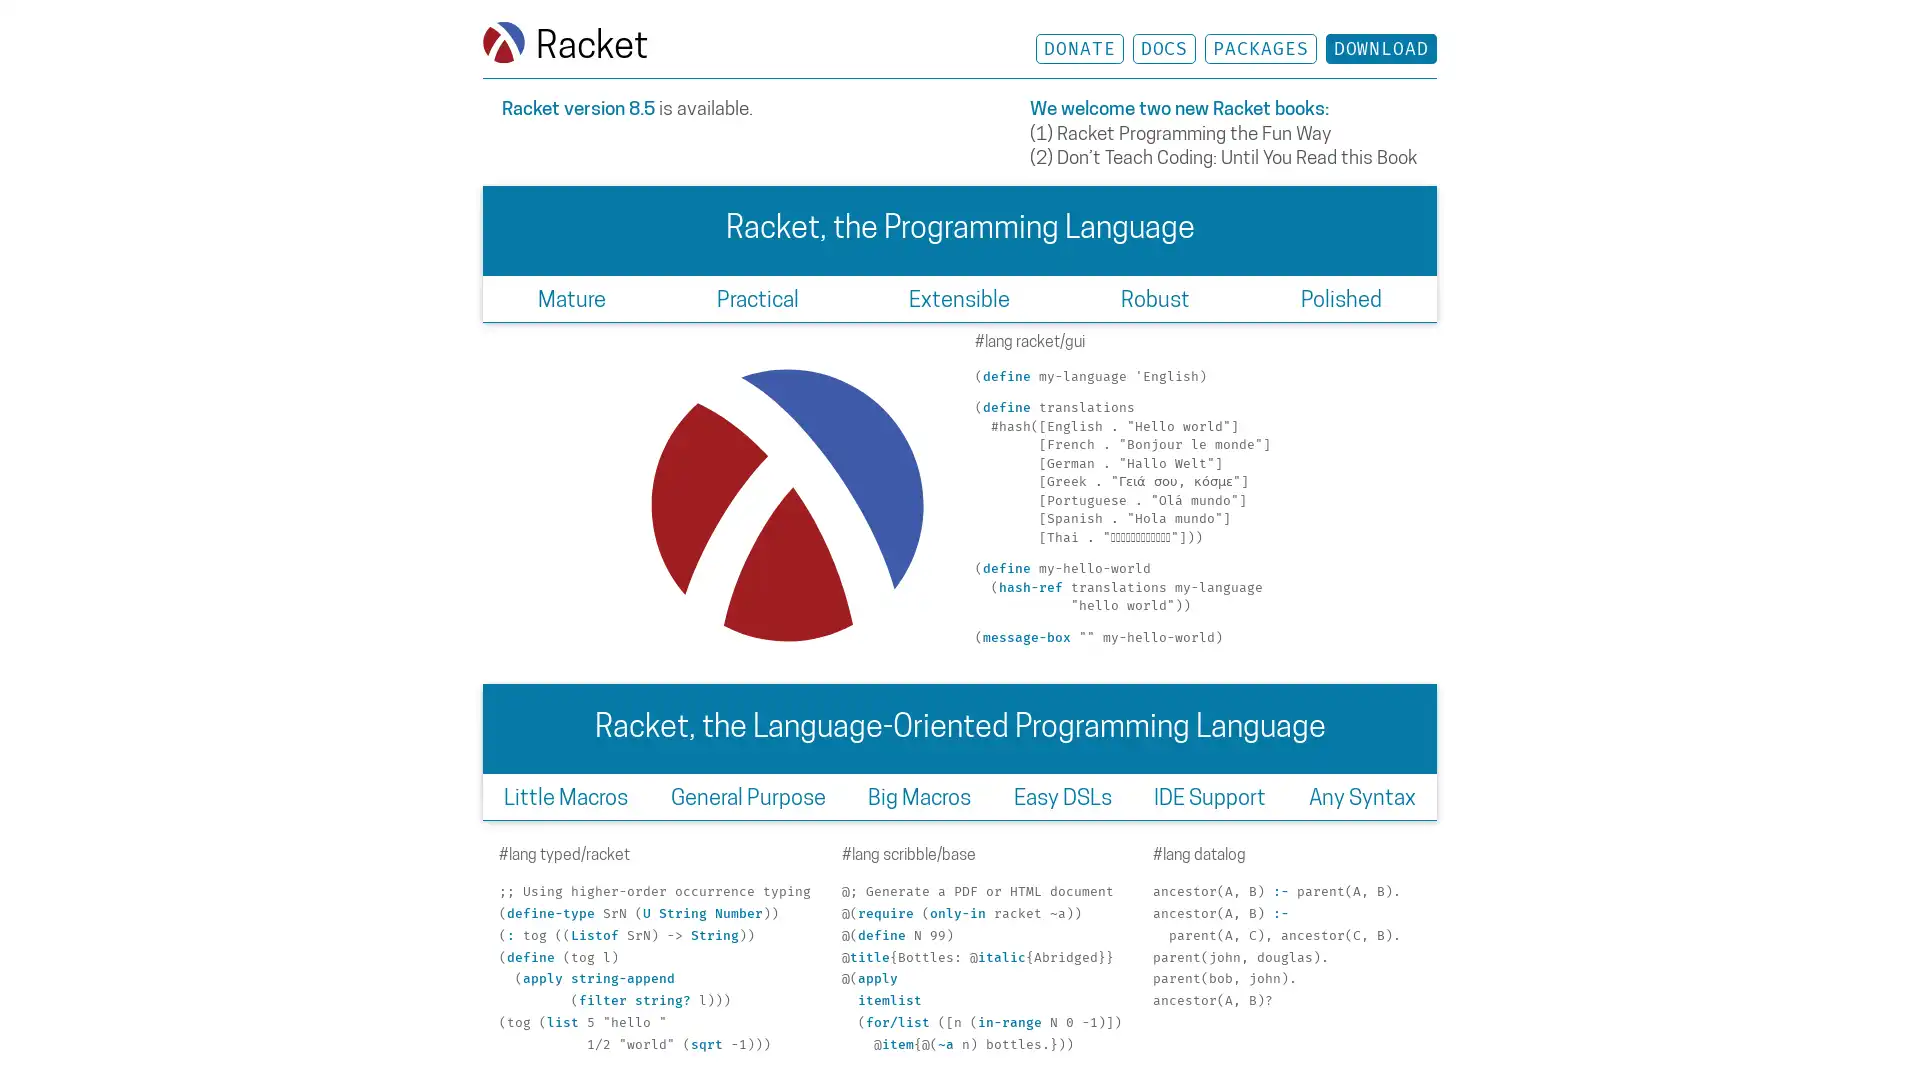 This screenshot has height=1080, width=1920. I want to click on Polished, so click(1340, 298).